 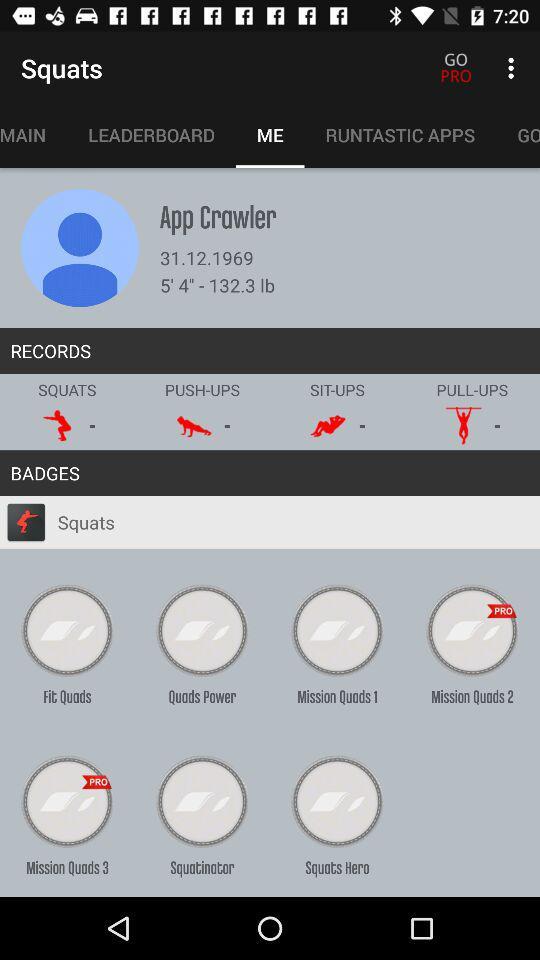 I want to click on the icon above the mission quads 1, so click(x=337, y=630).